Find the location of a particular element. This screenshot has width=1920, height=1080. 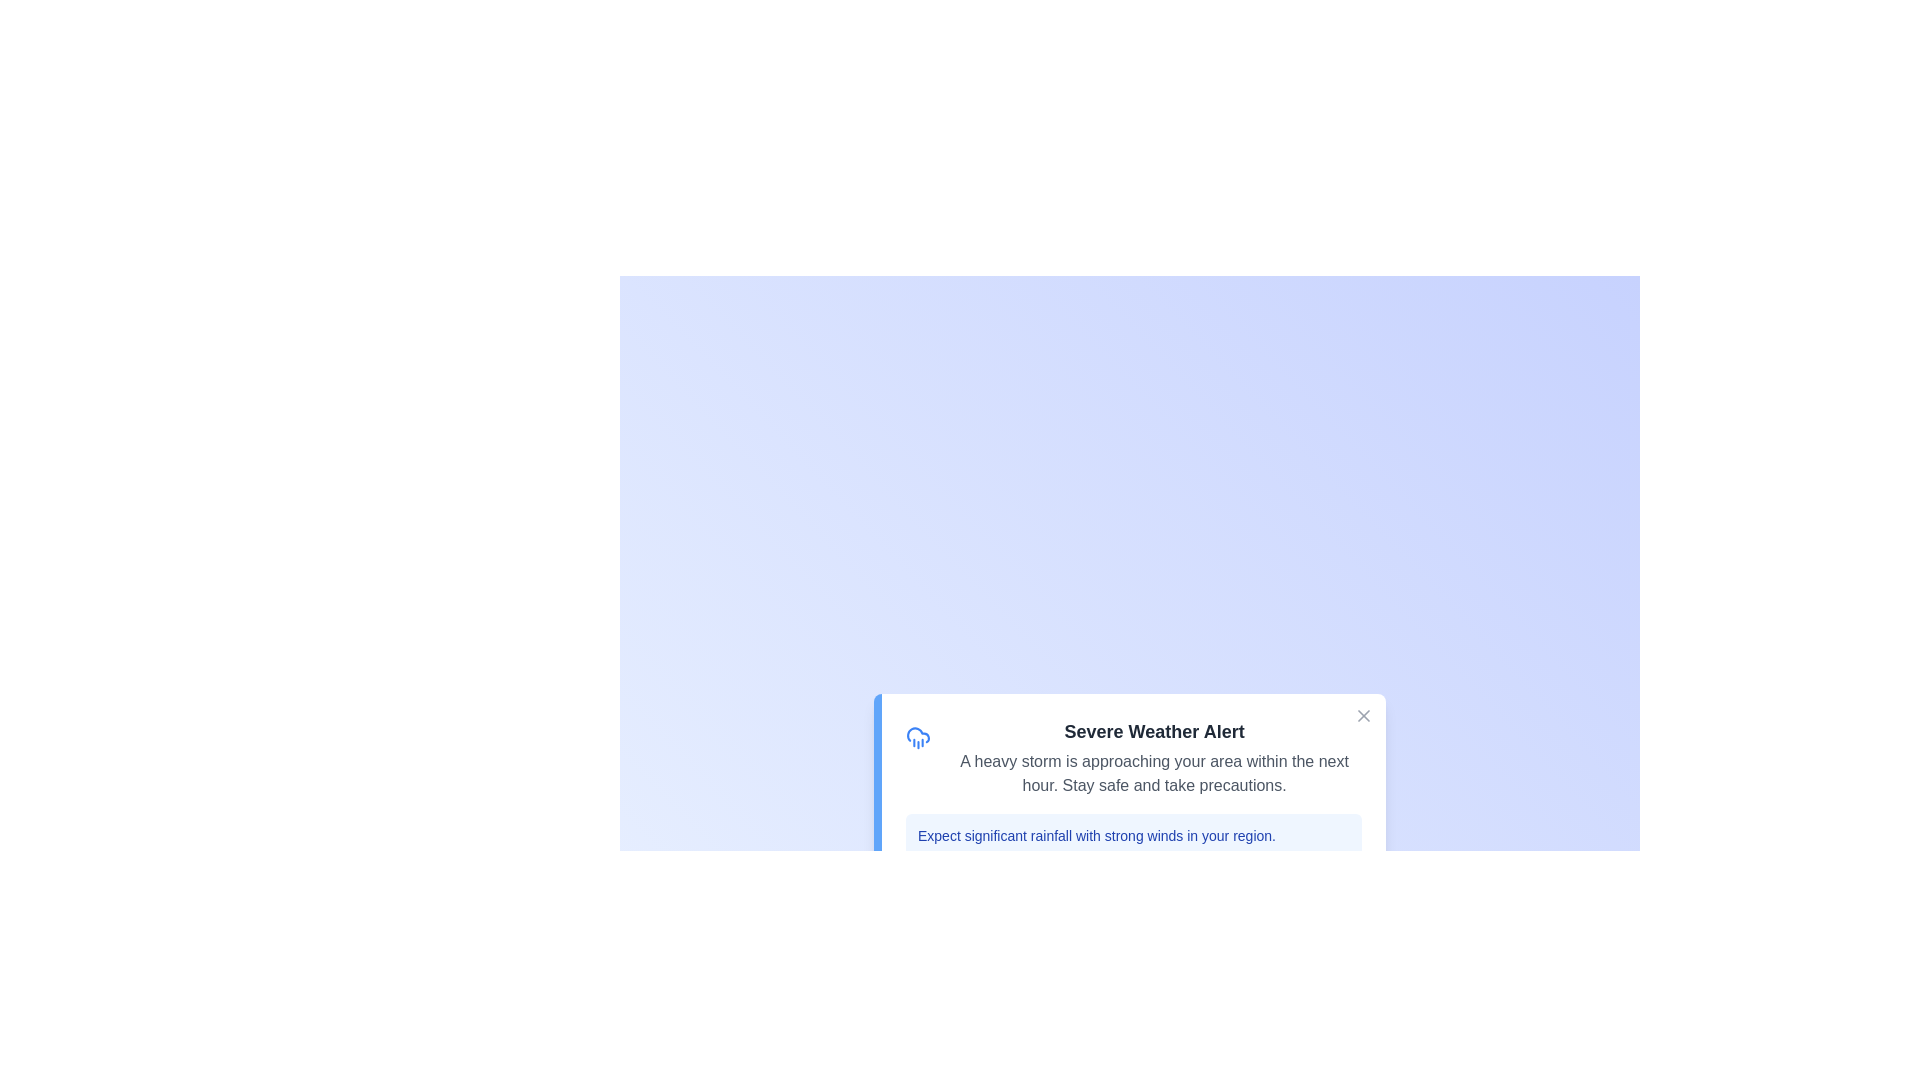

the weather icon to view additional context about the weather alert is located at coordinates (916, 737).